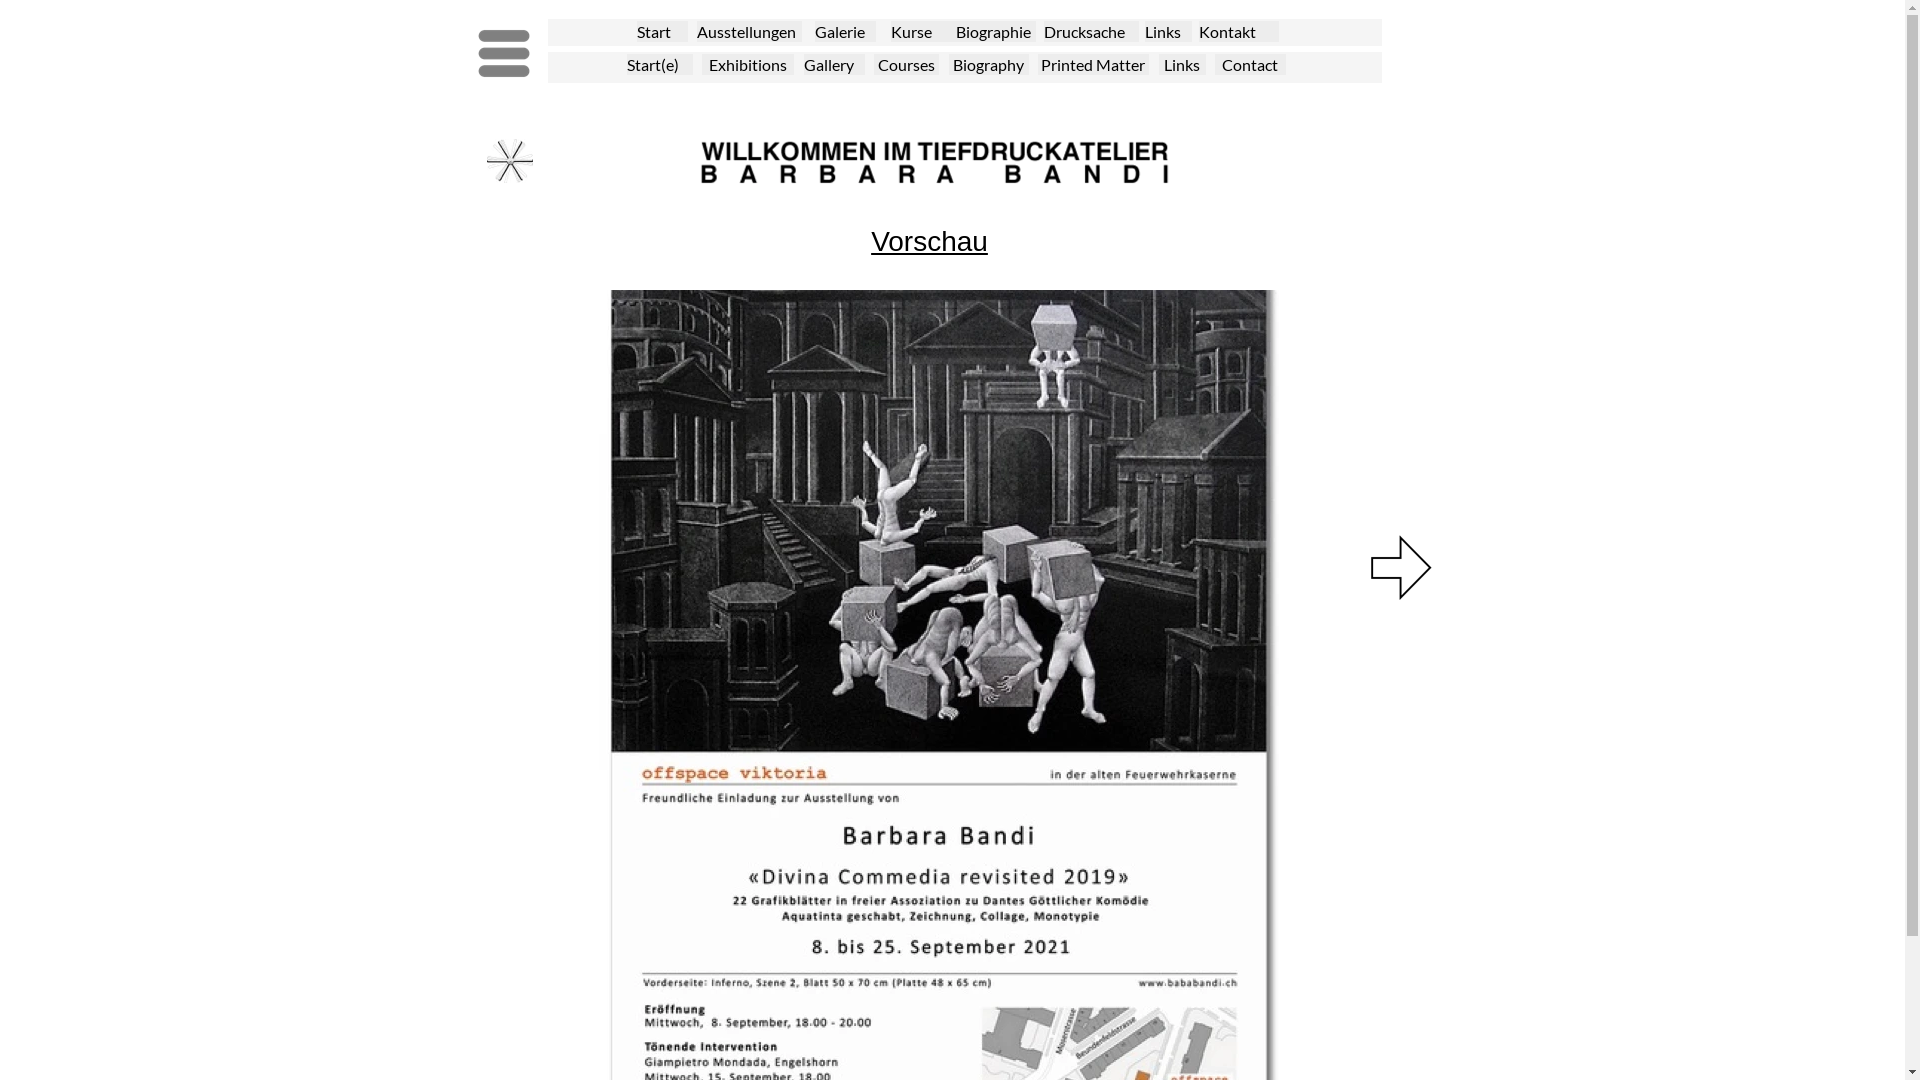 The image size is (1920, 1080). I want to click on 'Galerie', so click(844, 32).